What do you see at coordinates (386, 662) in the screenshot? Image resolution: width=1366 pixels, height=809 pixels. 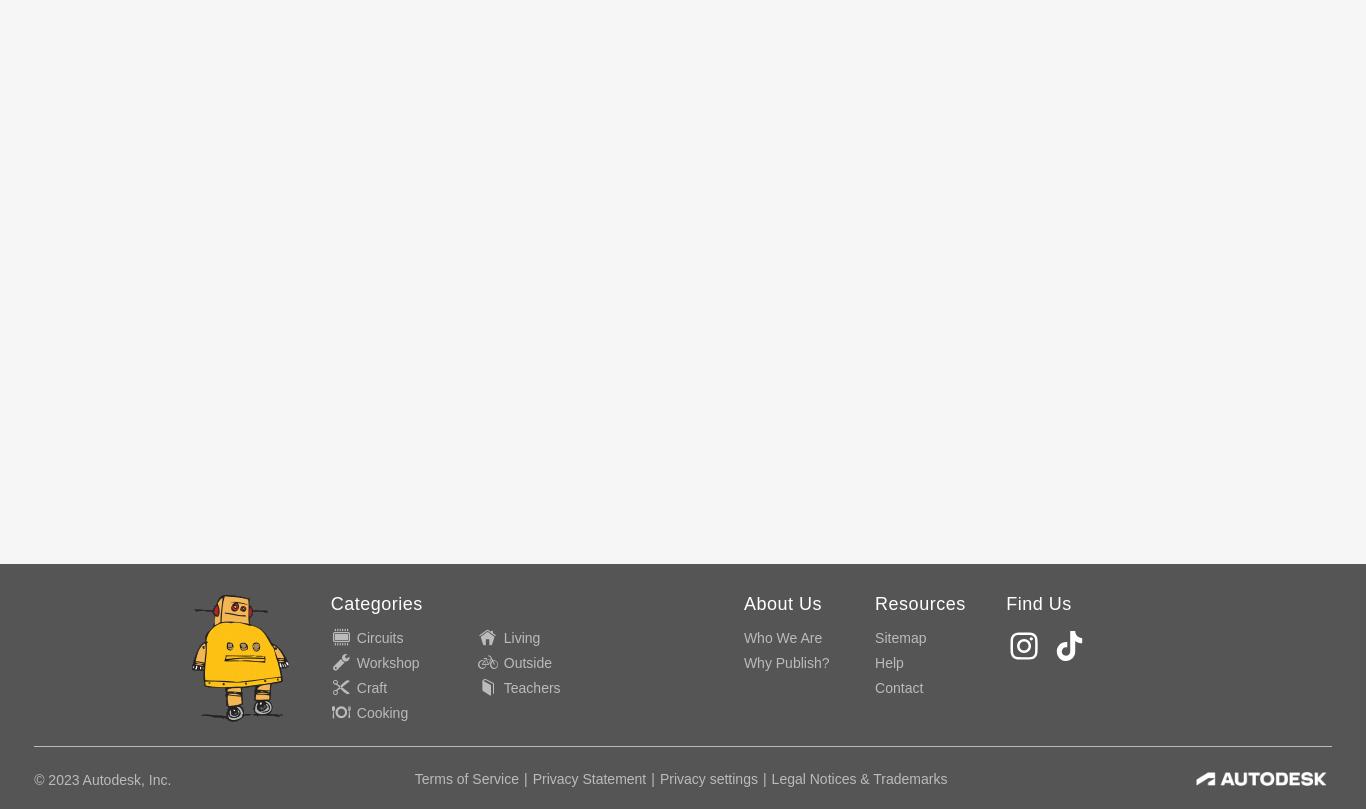 I see `'Workshop'` at bounding box center [386, 662].